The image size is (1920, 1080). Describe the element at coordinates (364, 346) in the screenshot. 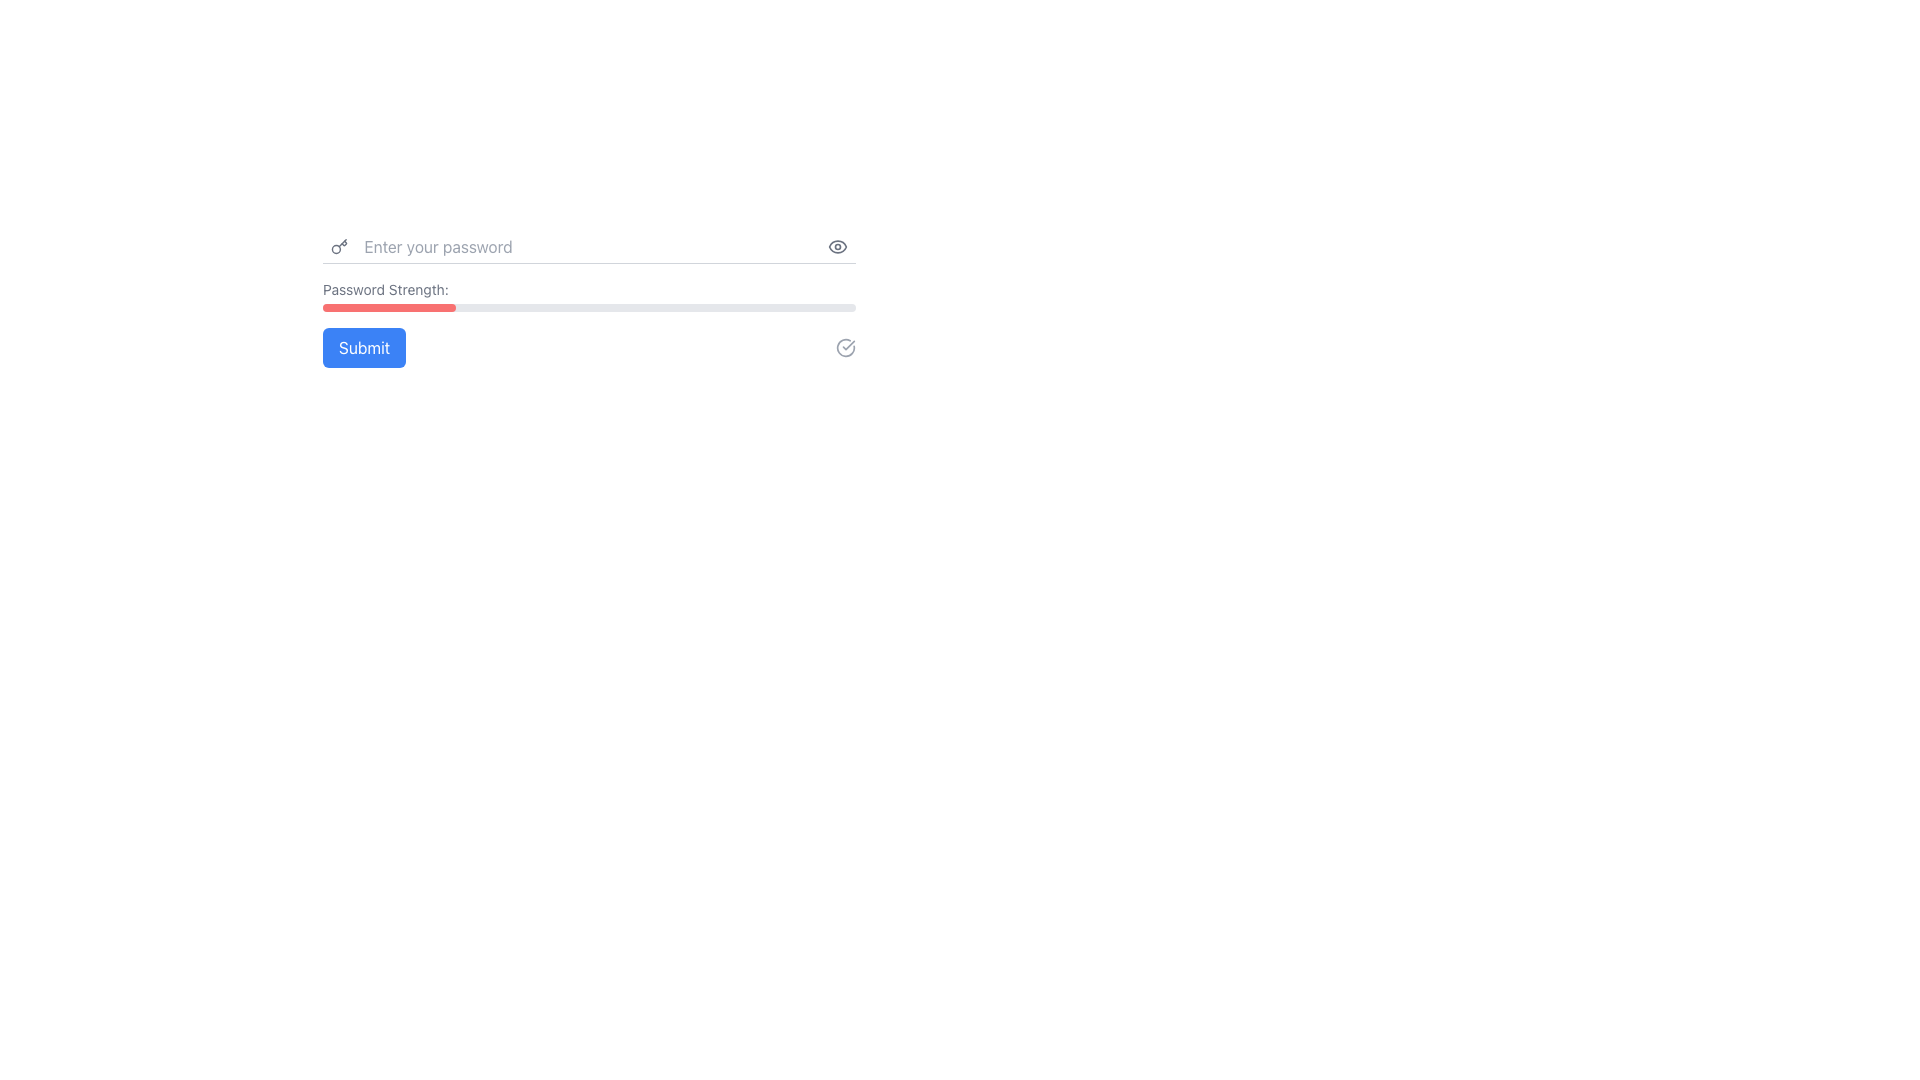

I see `the blue 'Submit' button with white text located below the 'Password Strength' label` at that location.